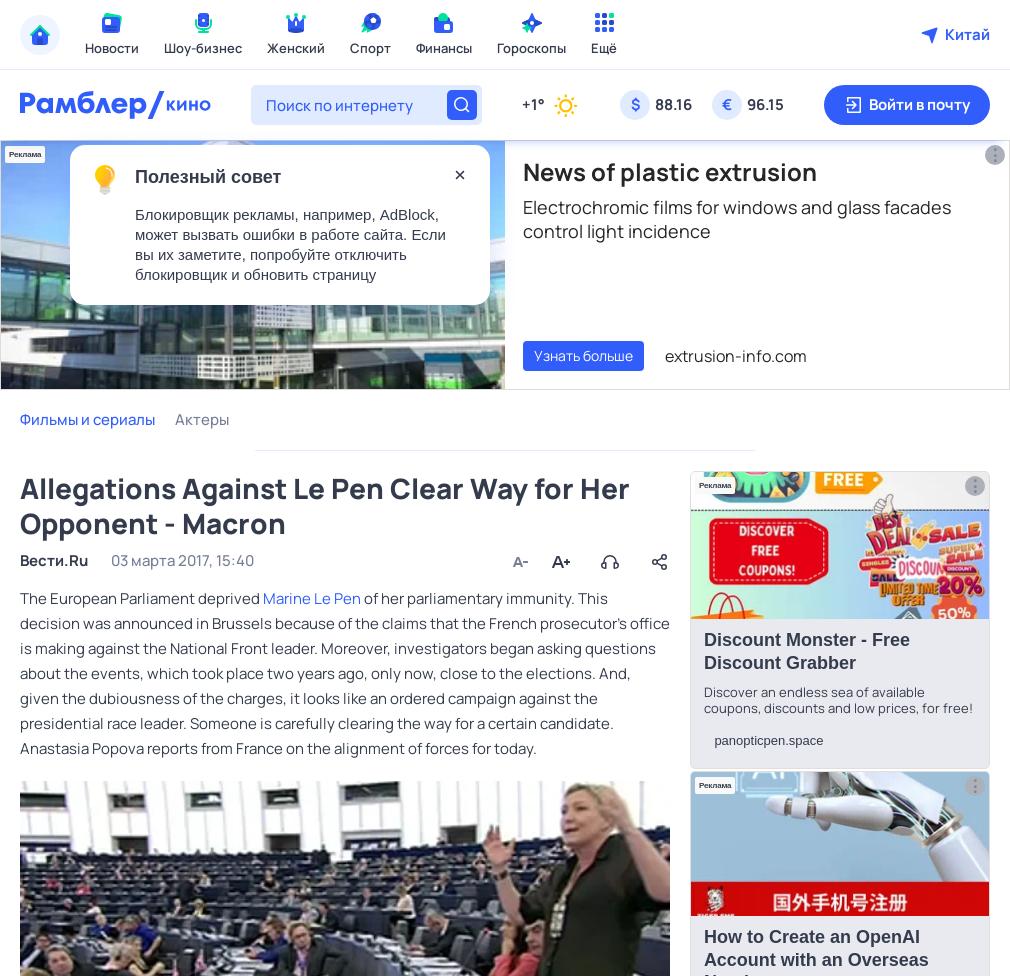  I want to click on 'Discоunt Monstеr - Frее Disсount Grabbеr', so click(806, 649).